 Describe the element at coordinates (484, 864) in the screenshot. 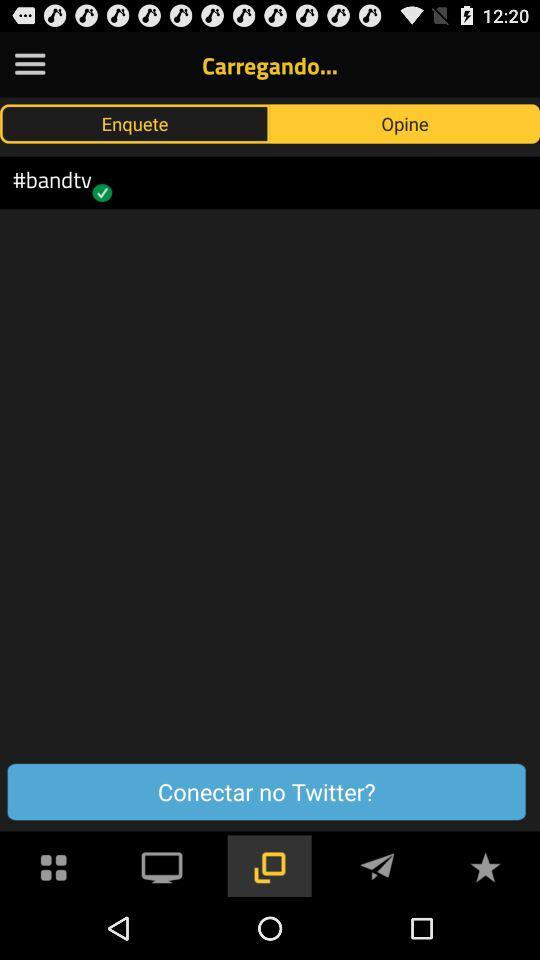

I see `to favorites` at that location.